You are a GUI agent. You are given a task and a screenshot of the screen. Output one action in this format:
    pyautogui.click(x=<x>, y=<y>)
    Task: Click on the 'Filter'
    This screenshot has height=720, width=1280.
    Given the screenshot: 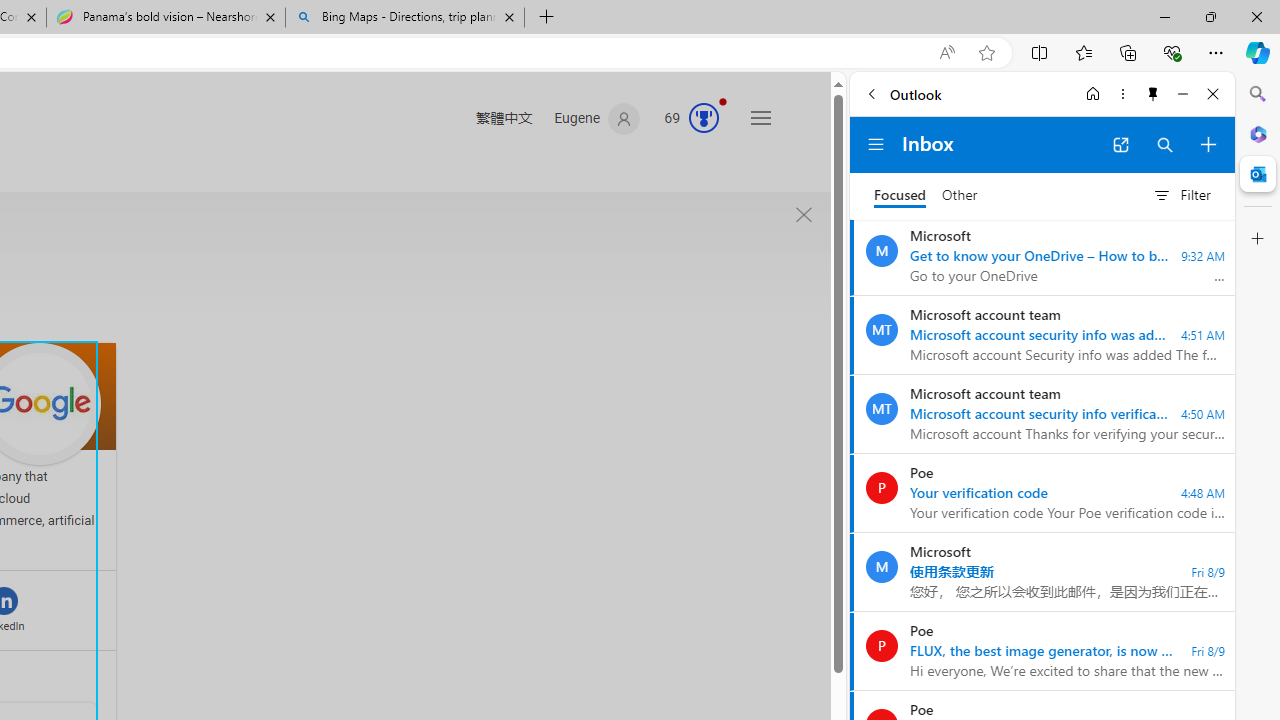 What is the action you would take?
    pyautogui.click(x=1181, y=195)
    